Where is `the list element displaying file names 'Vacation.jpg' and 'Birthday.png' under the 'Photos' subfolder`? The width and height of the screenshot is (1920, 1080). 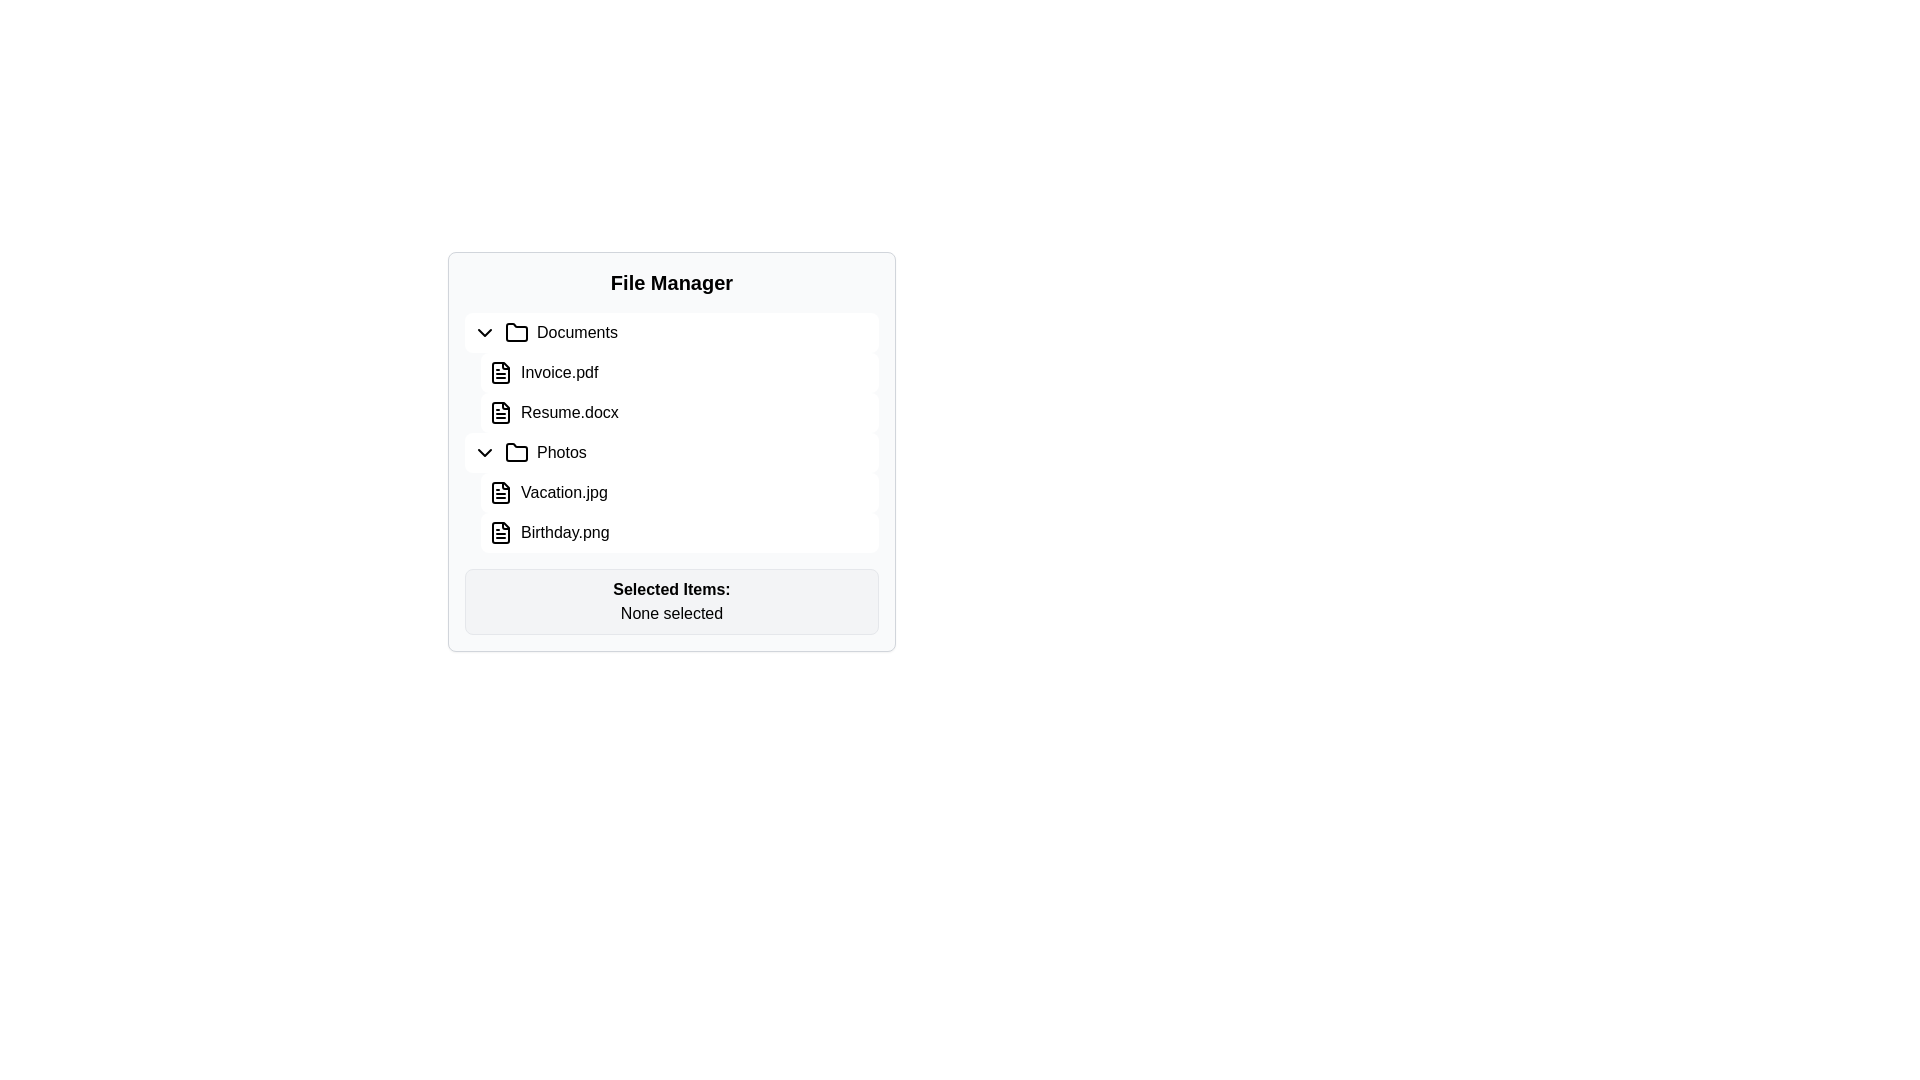
the list element displaying file names 'Vacation.jpg' and 'Birthday.png' under the 'Photos' subfolder is located at coordinates (672, 493).